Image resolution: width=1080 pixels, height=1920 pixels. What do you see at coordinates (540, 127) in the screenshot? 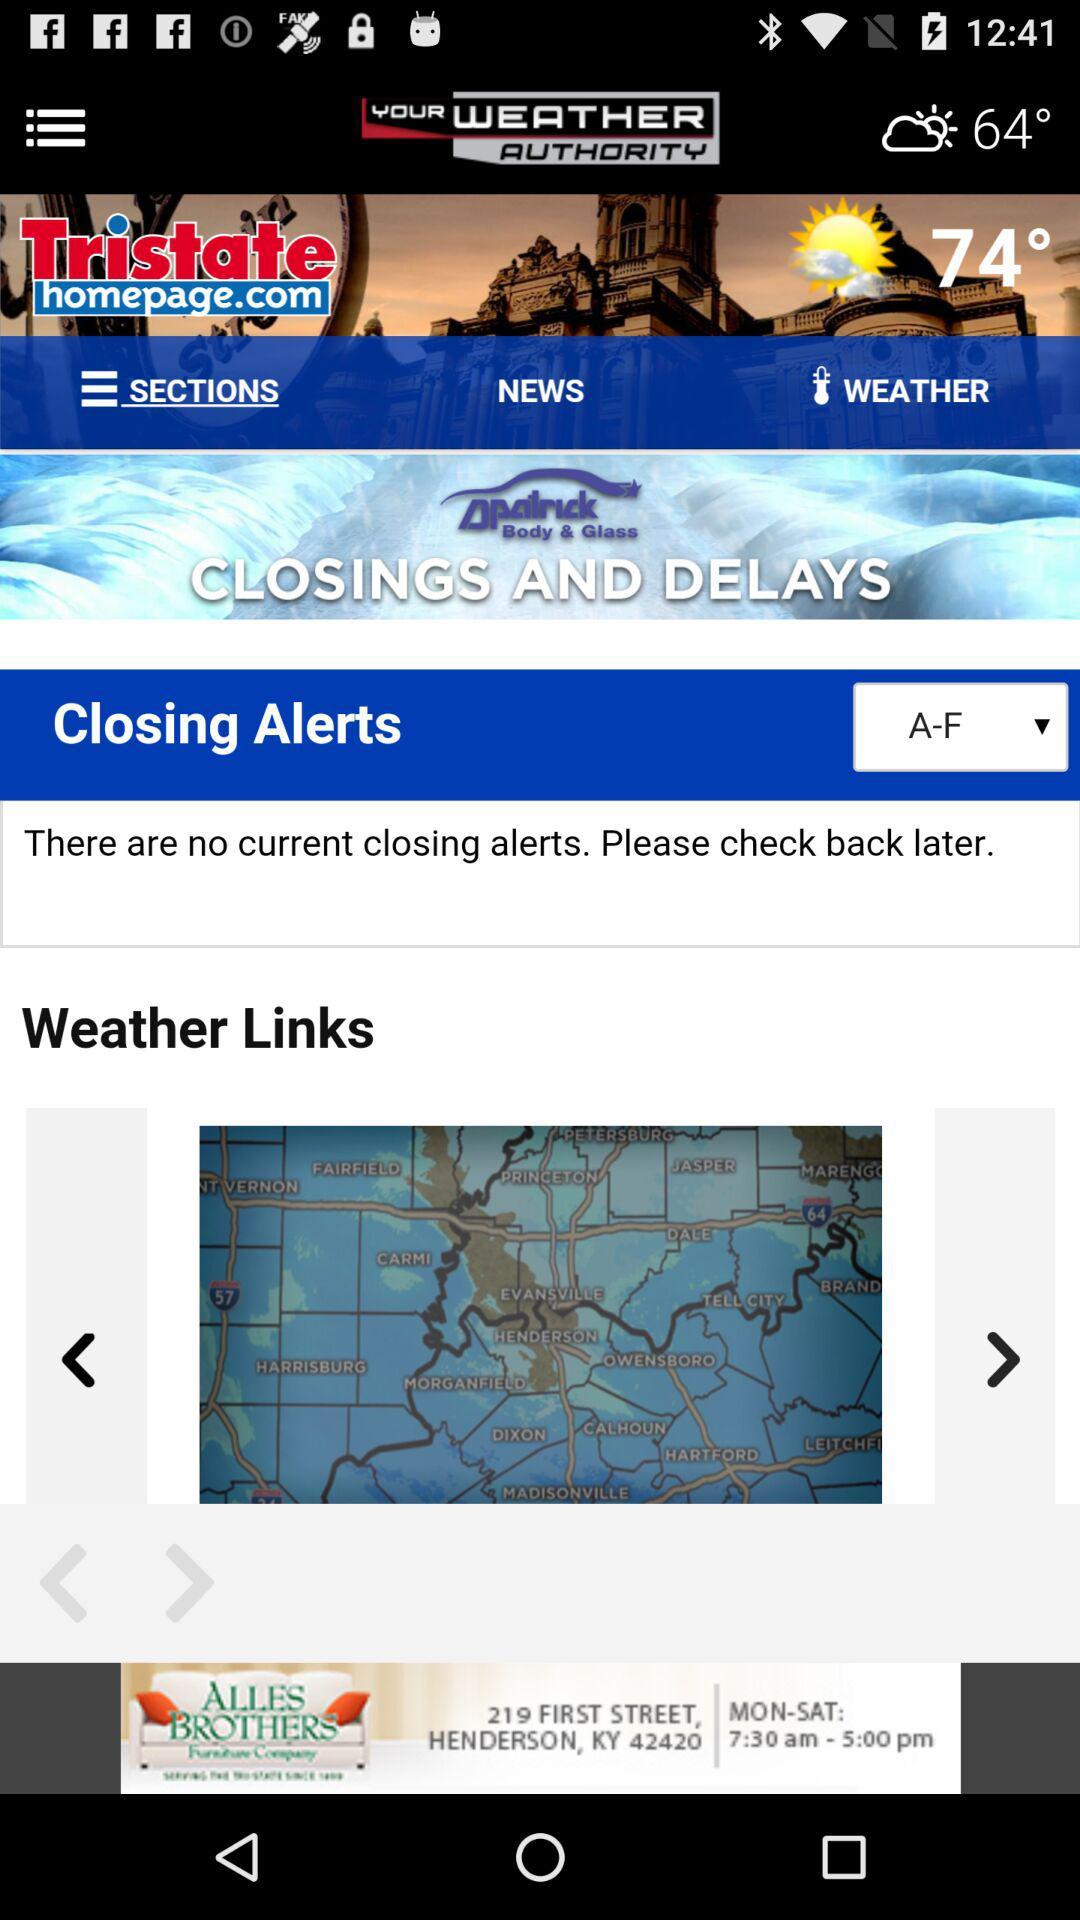
I see `menu bar` at bounding box center [540, 127].